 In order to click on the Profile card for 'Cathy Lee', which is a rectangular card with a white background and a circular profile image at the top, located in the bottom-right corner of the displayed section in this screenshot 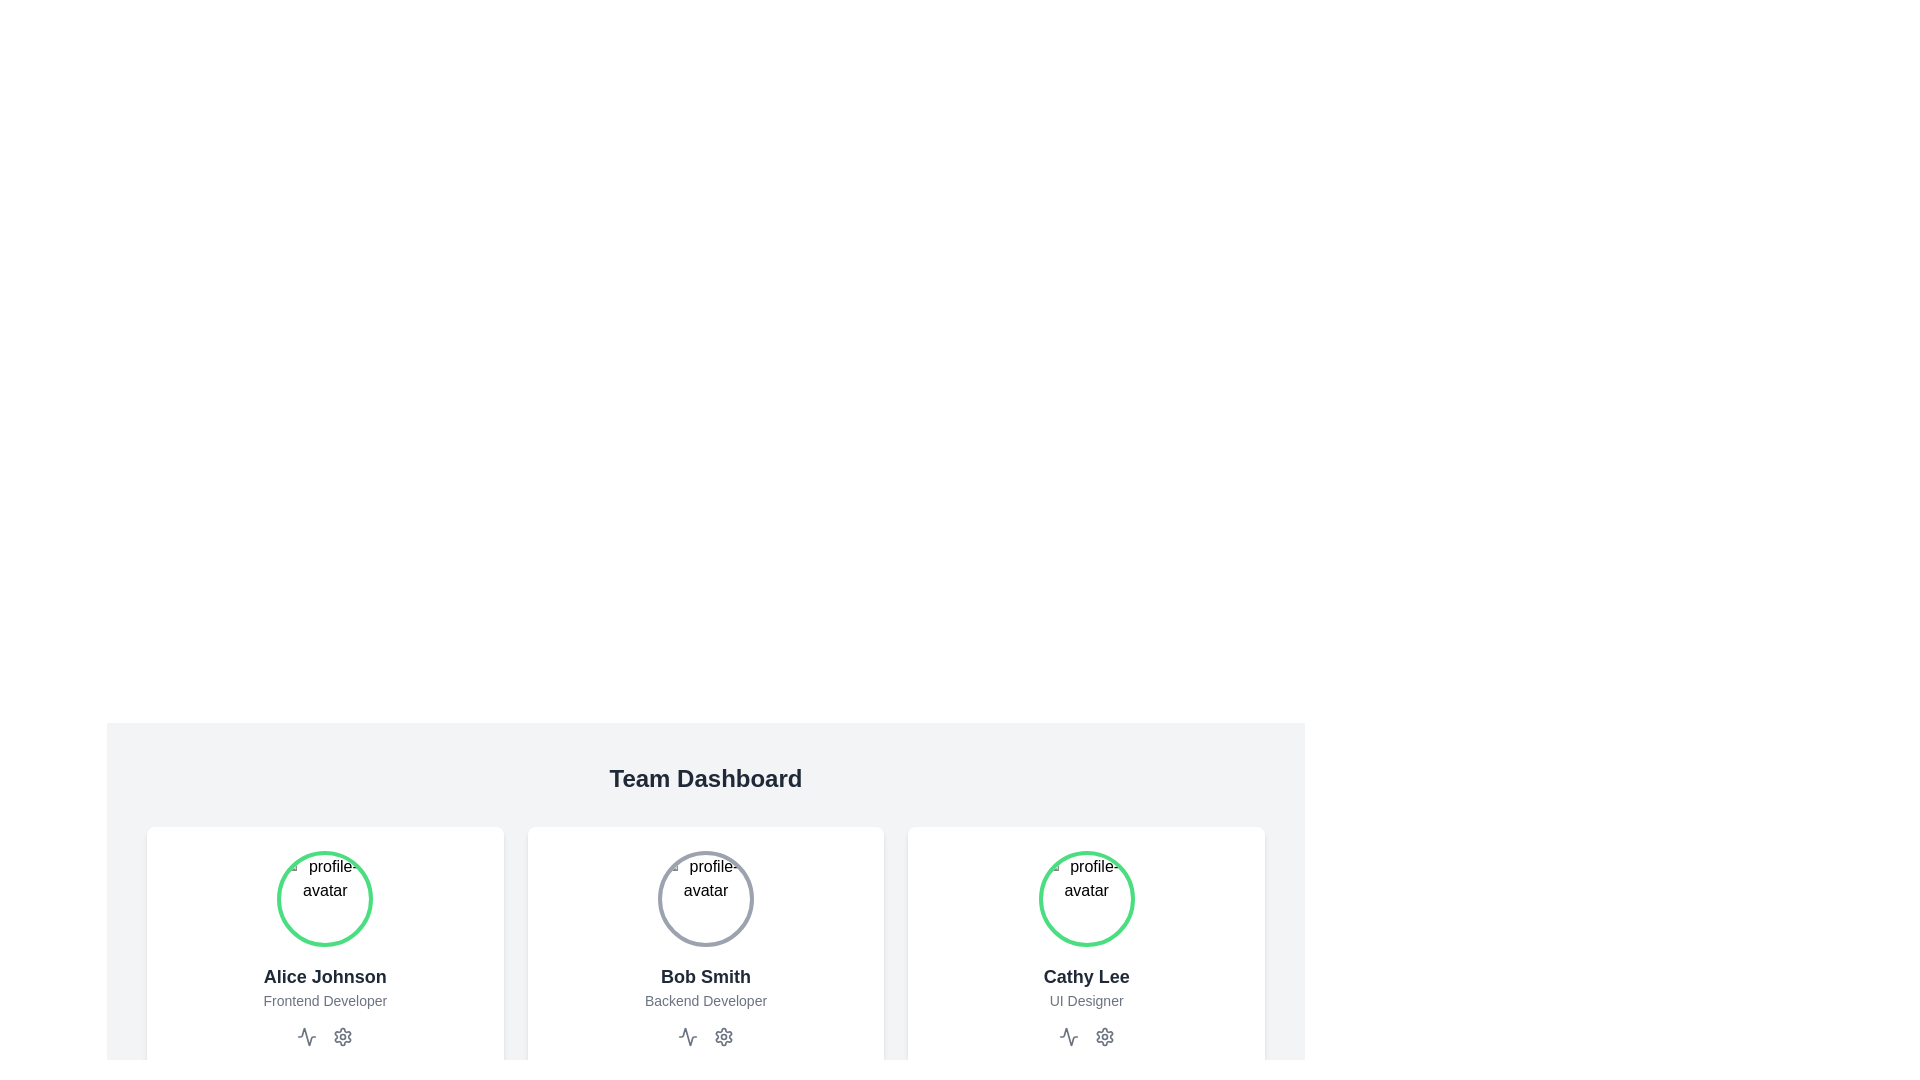, I will do `click(1085, 947)`.